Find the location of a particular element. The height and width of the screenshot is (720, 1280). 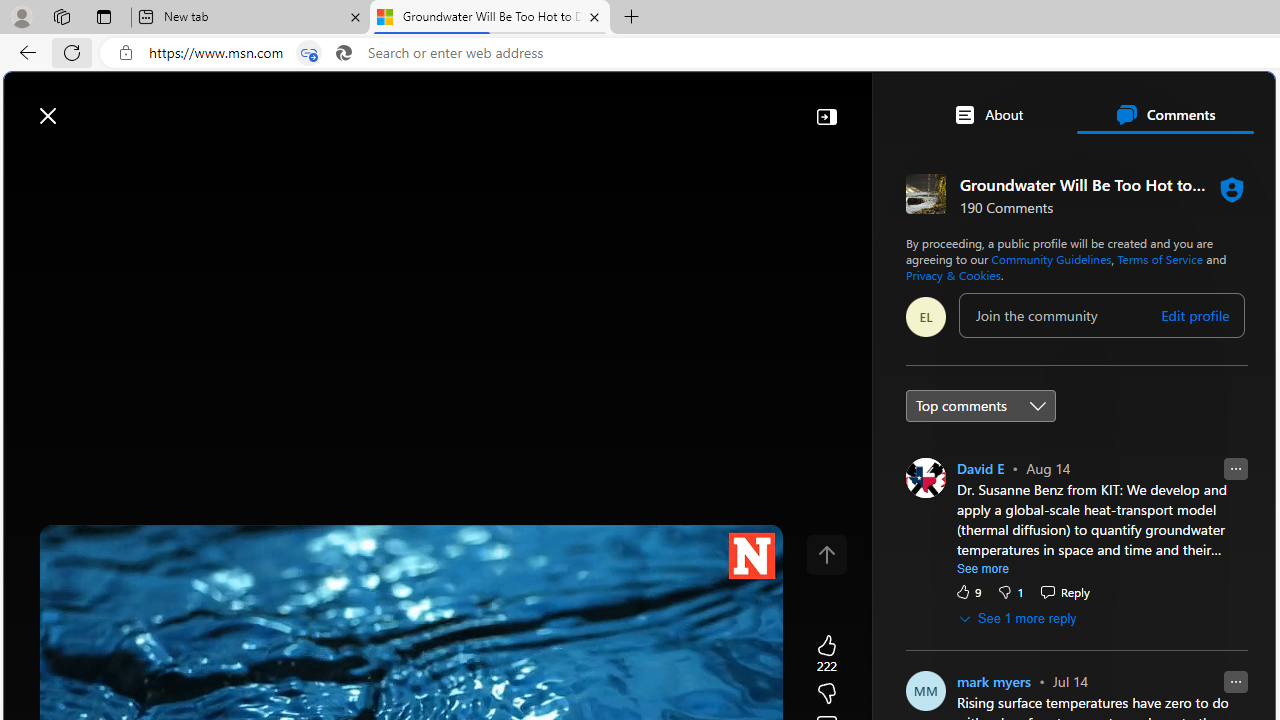

'Class: control icon-only' is located at coordinates (826, 555).